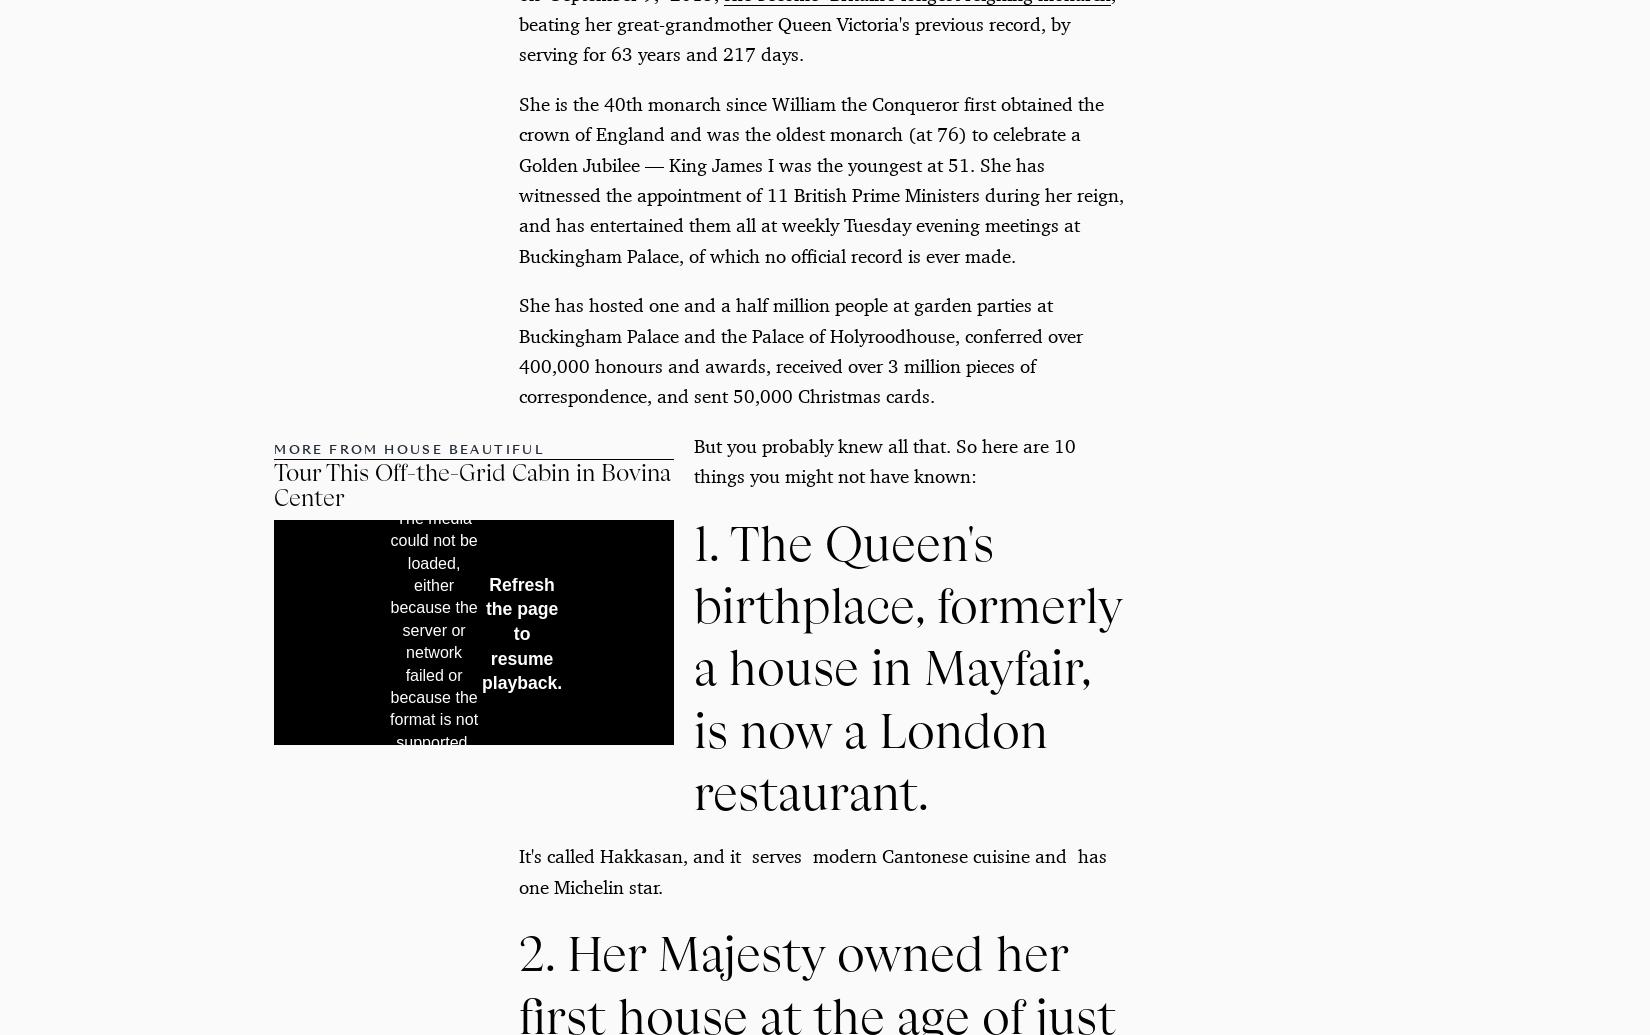 The image size is (1650, 1035). Describe the element at coordinates (574, 778) in the screenshot. I see `'Media Kit'` at that location.